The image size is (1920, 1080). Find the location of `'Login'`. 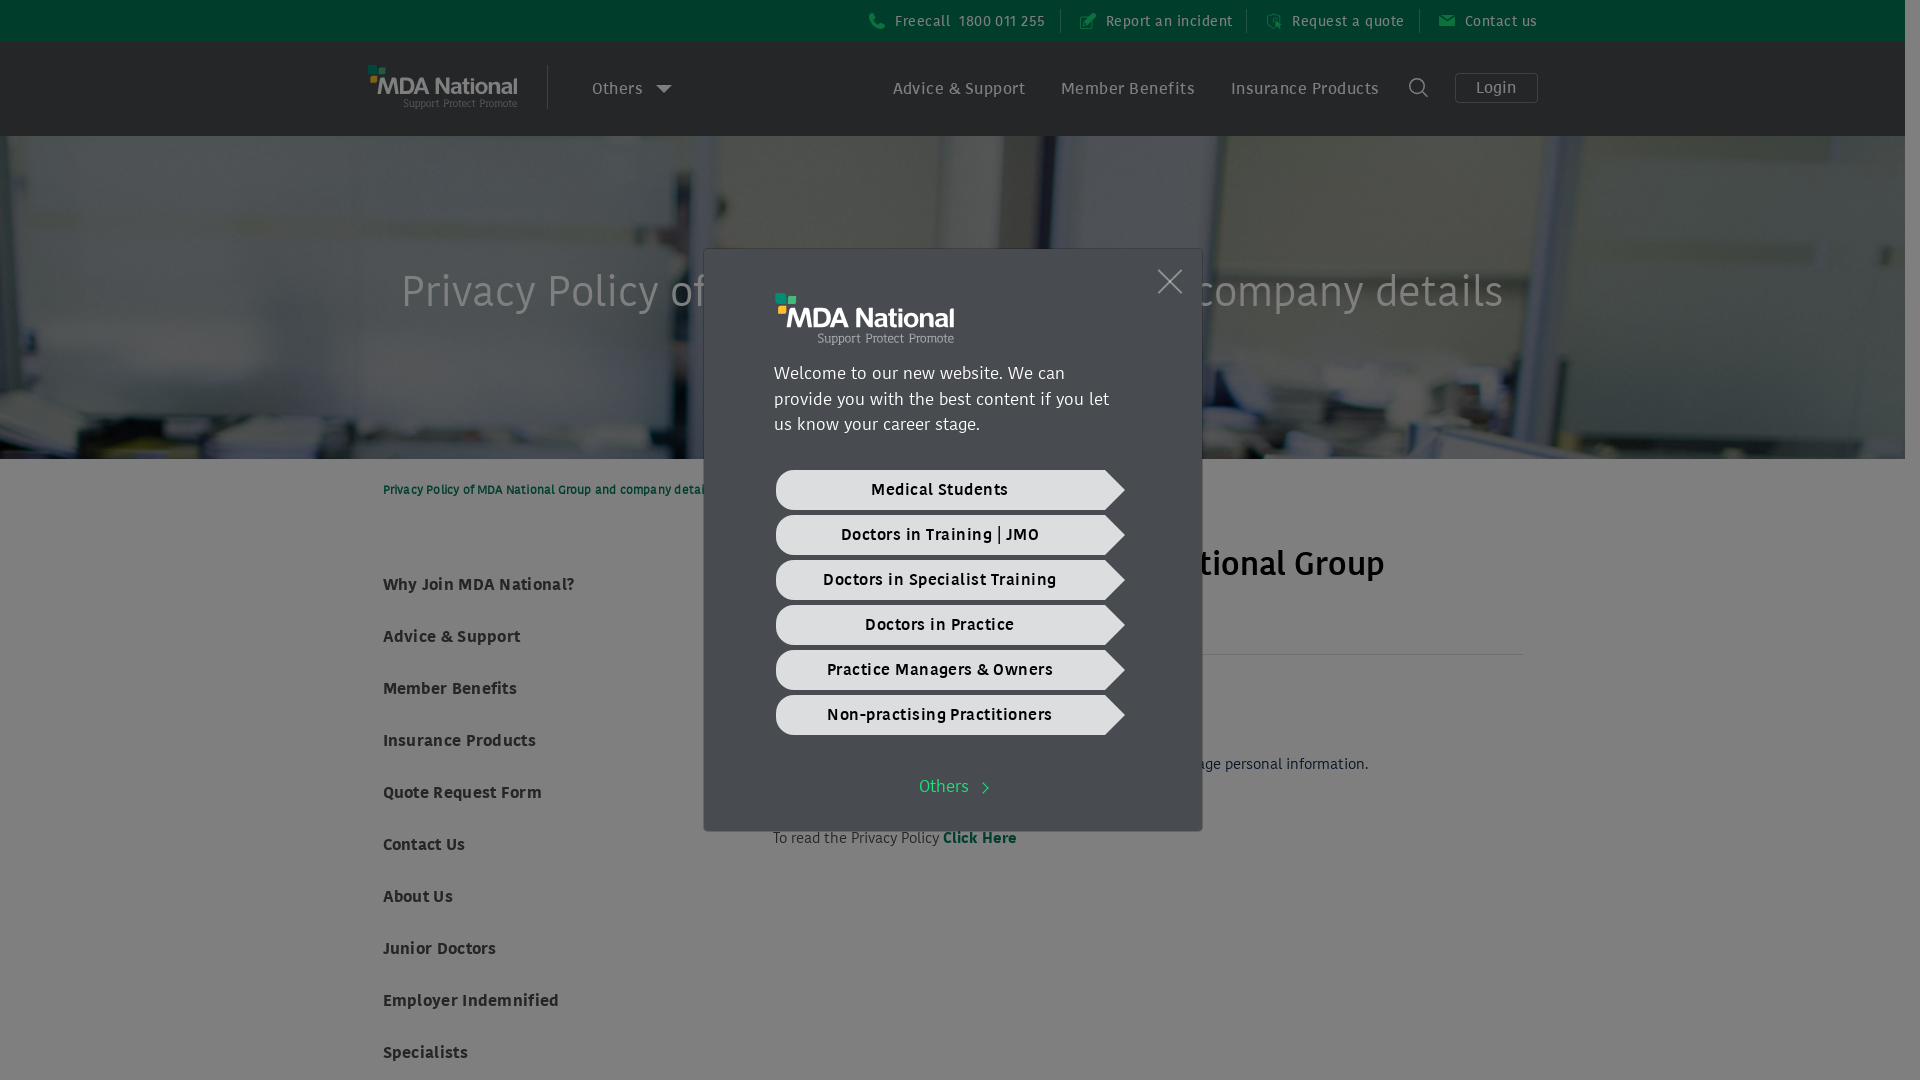

'Login' is located at coordinates (1495, 87).